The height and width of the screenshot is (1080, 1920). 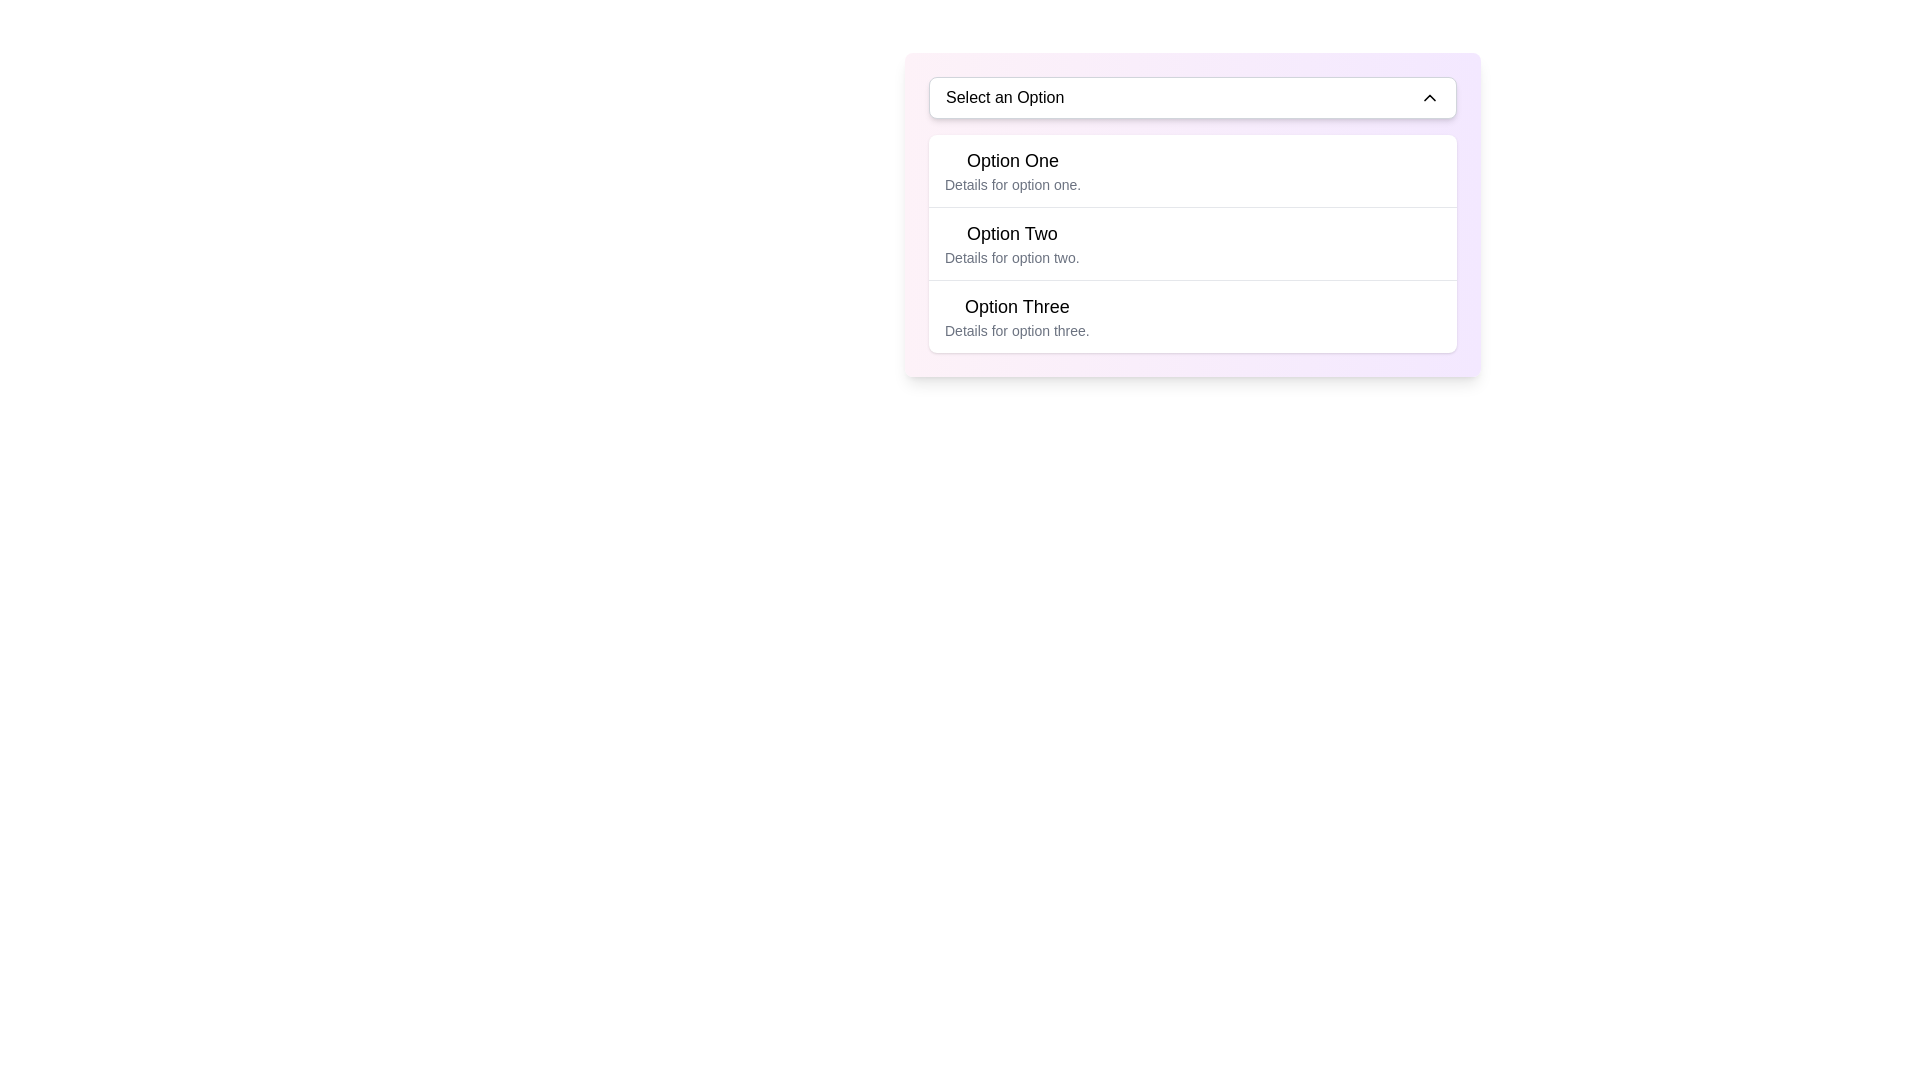 I want to click on the first selectable option 'Option One' in the drop-down menu list, so click(x=1193, y=169).